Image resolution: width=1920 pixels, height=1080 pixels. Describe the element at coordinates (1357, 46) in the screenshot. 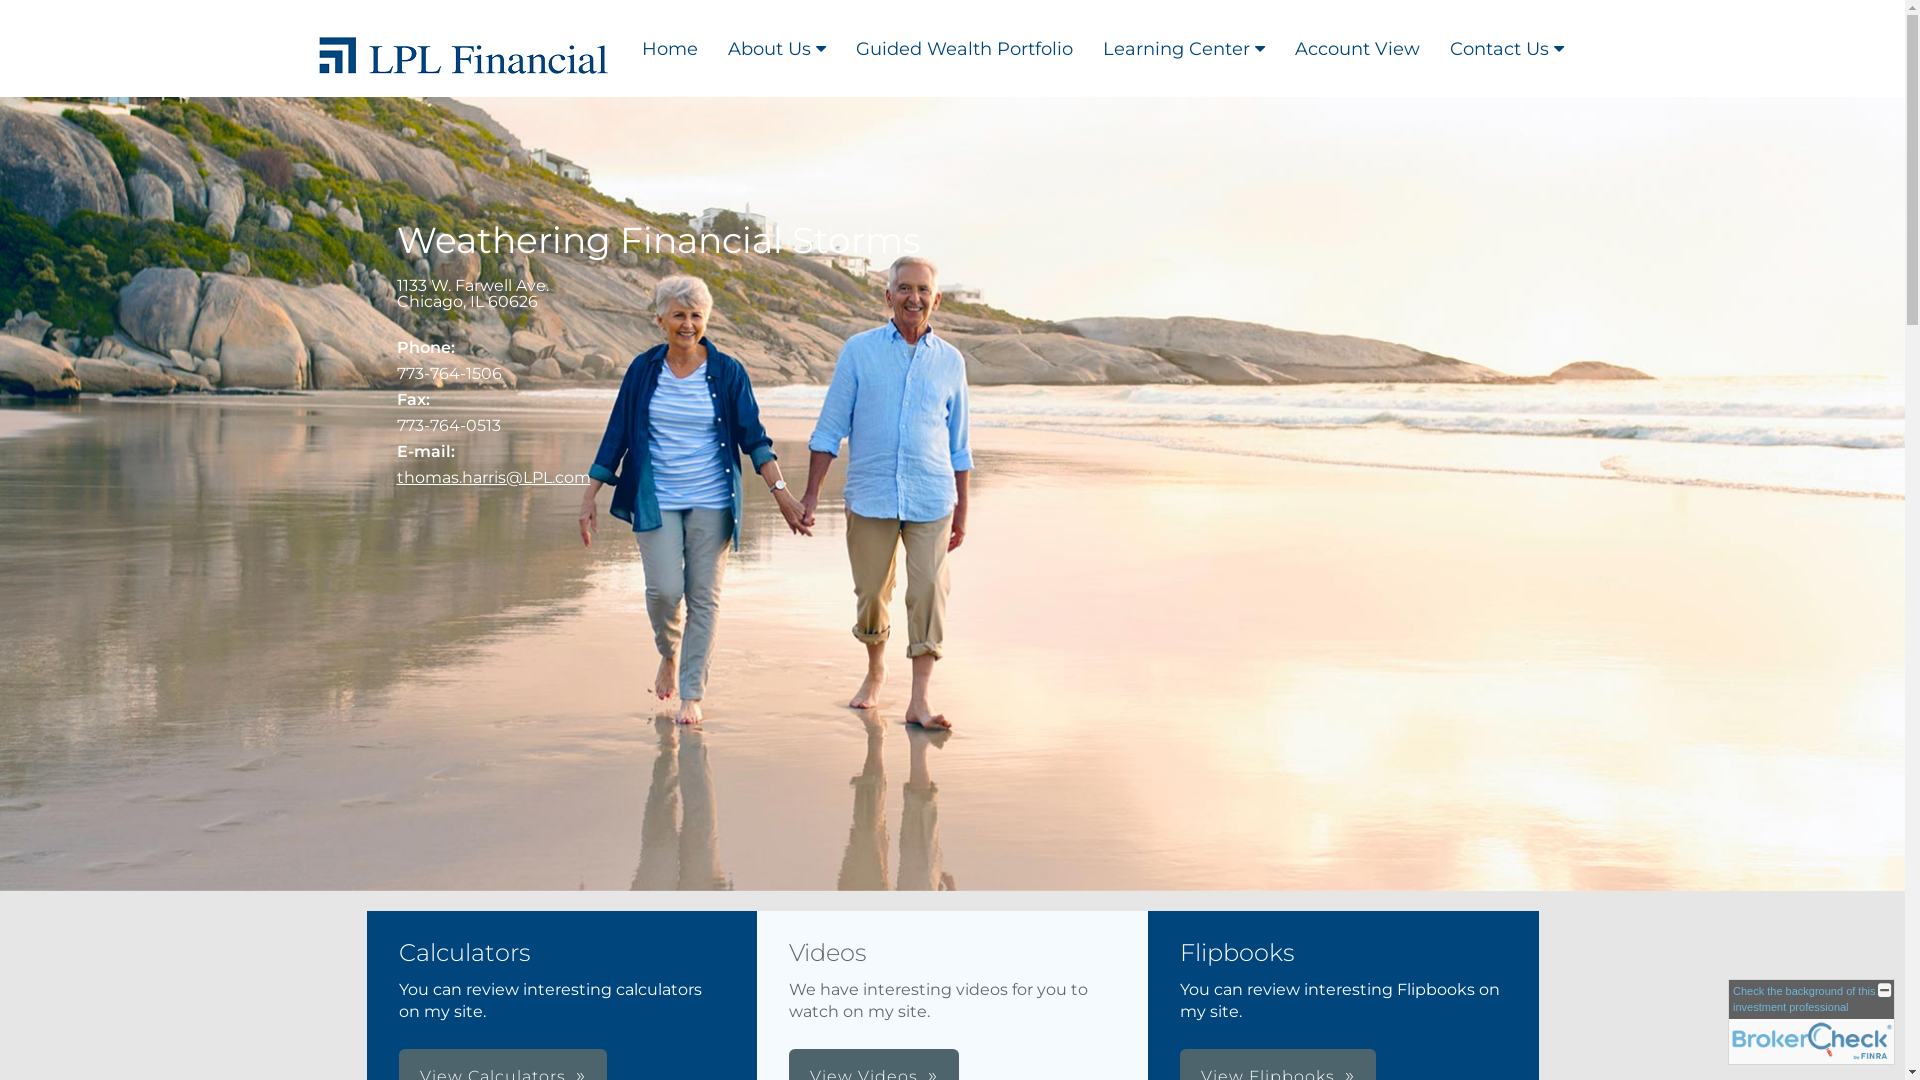

I see `'Account View'` at that location.